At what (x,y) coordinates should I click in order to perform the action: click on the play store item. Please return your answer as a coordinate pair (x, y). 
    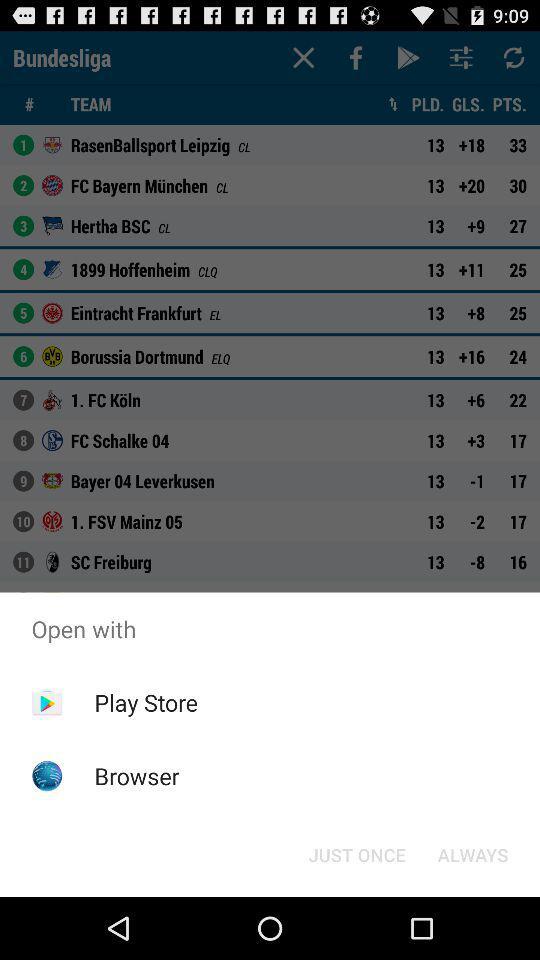
    Looking at the image, I should click on (145, 702).